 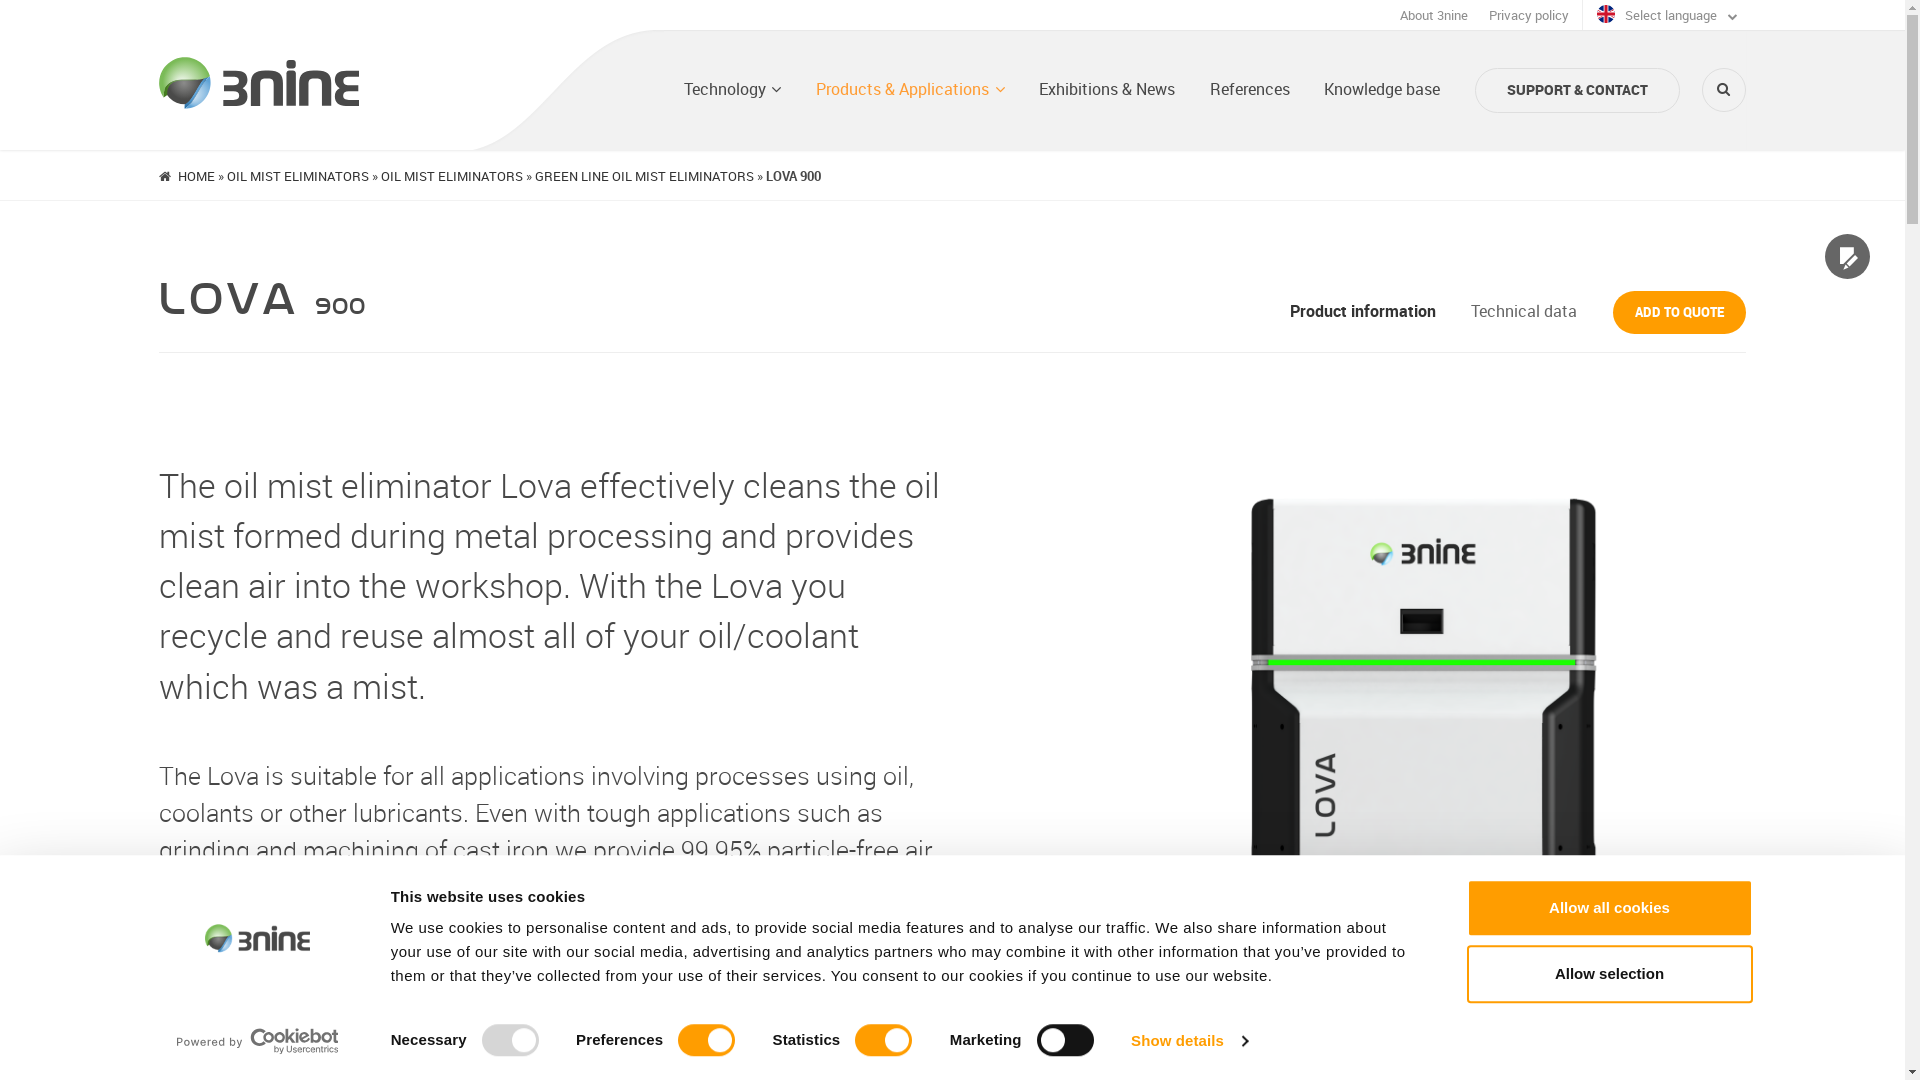 I want to click on 'References', so click(x=1248, y=88).